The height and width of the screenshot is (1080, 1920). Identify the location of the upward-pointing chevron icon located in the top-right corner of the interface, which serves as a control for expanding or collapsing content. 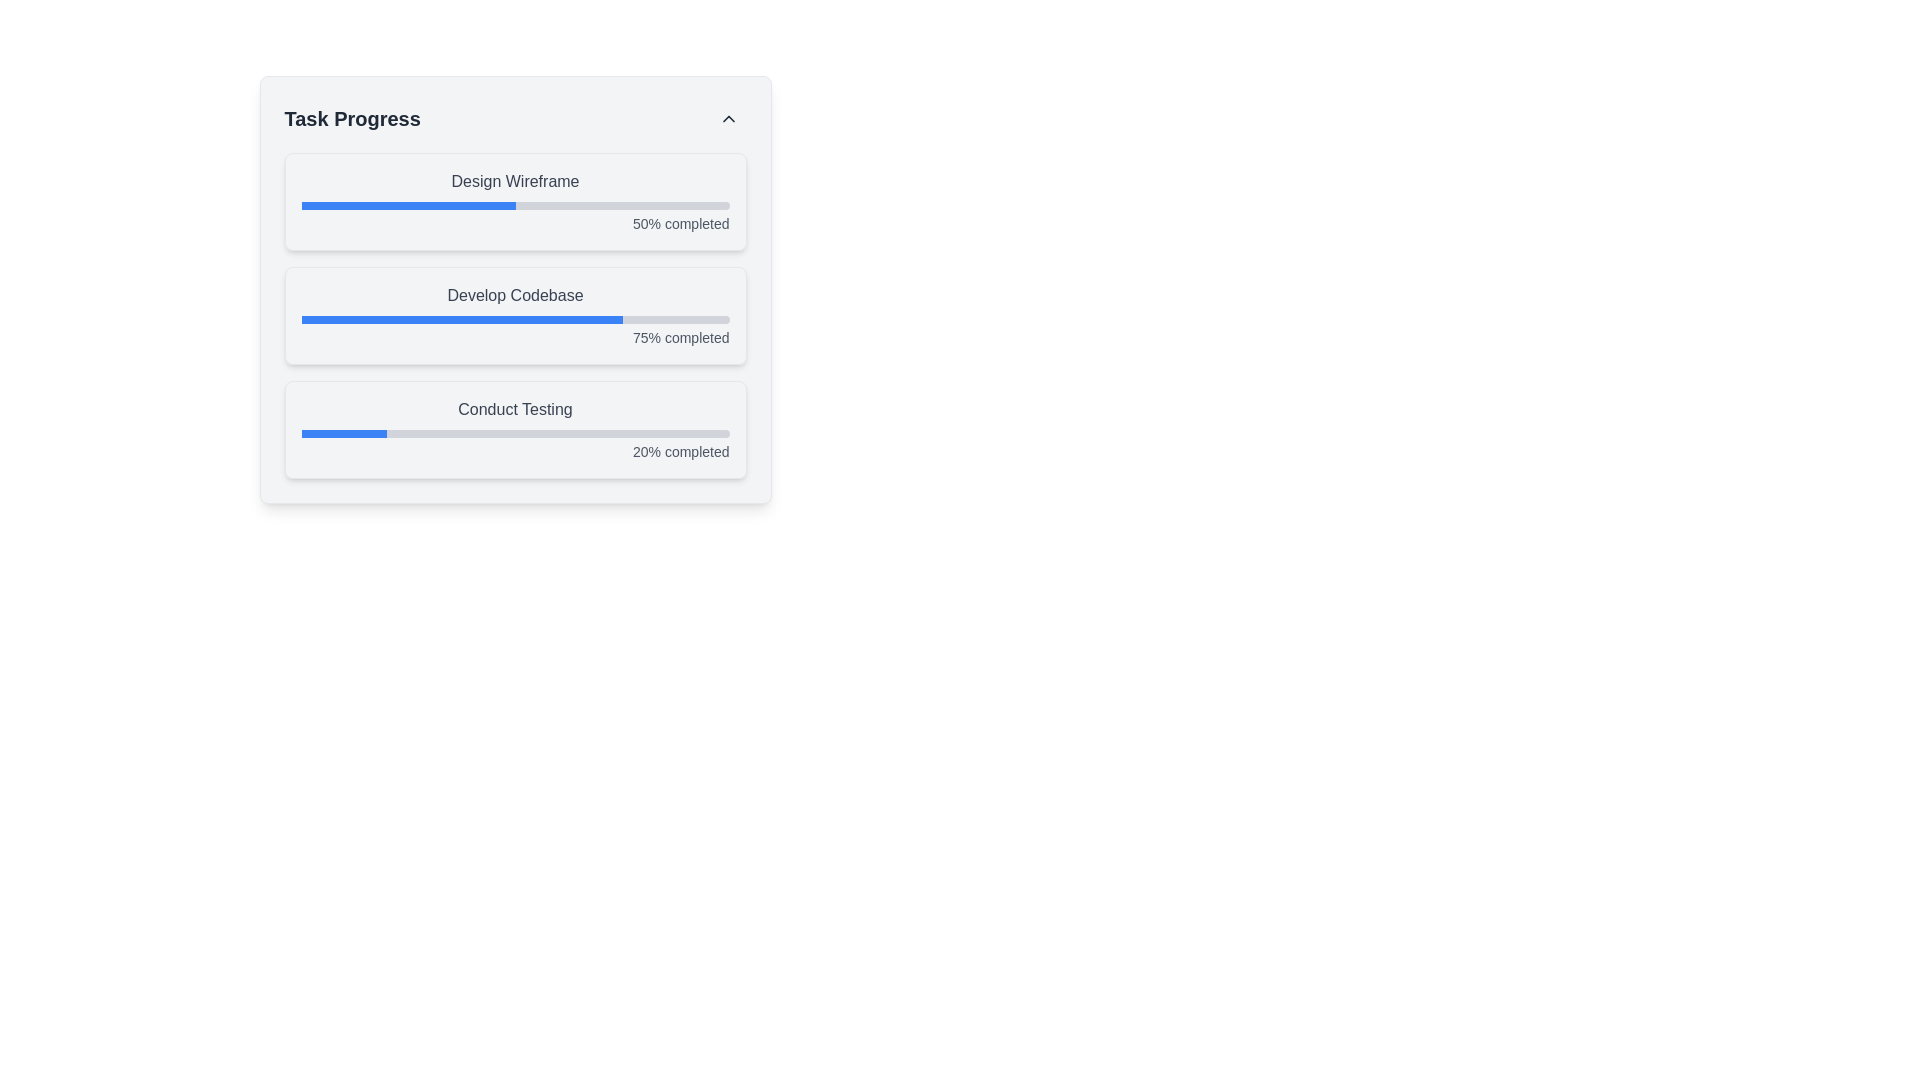
(727, 119).